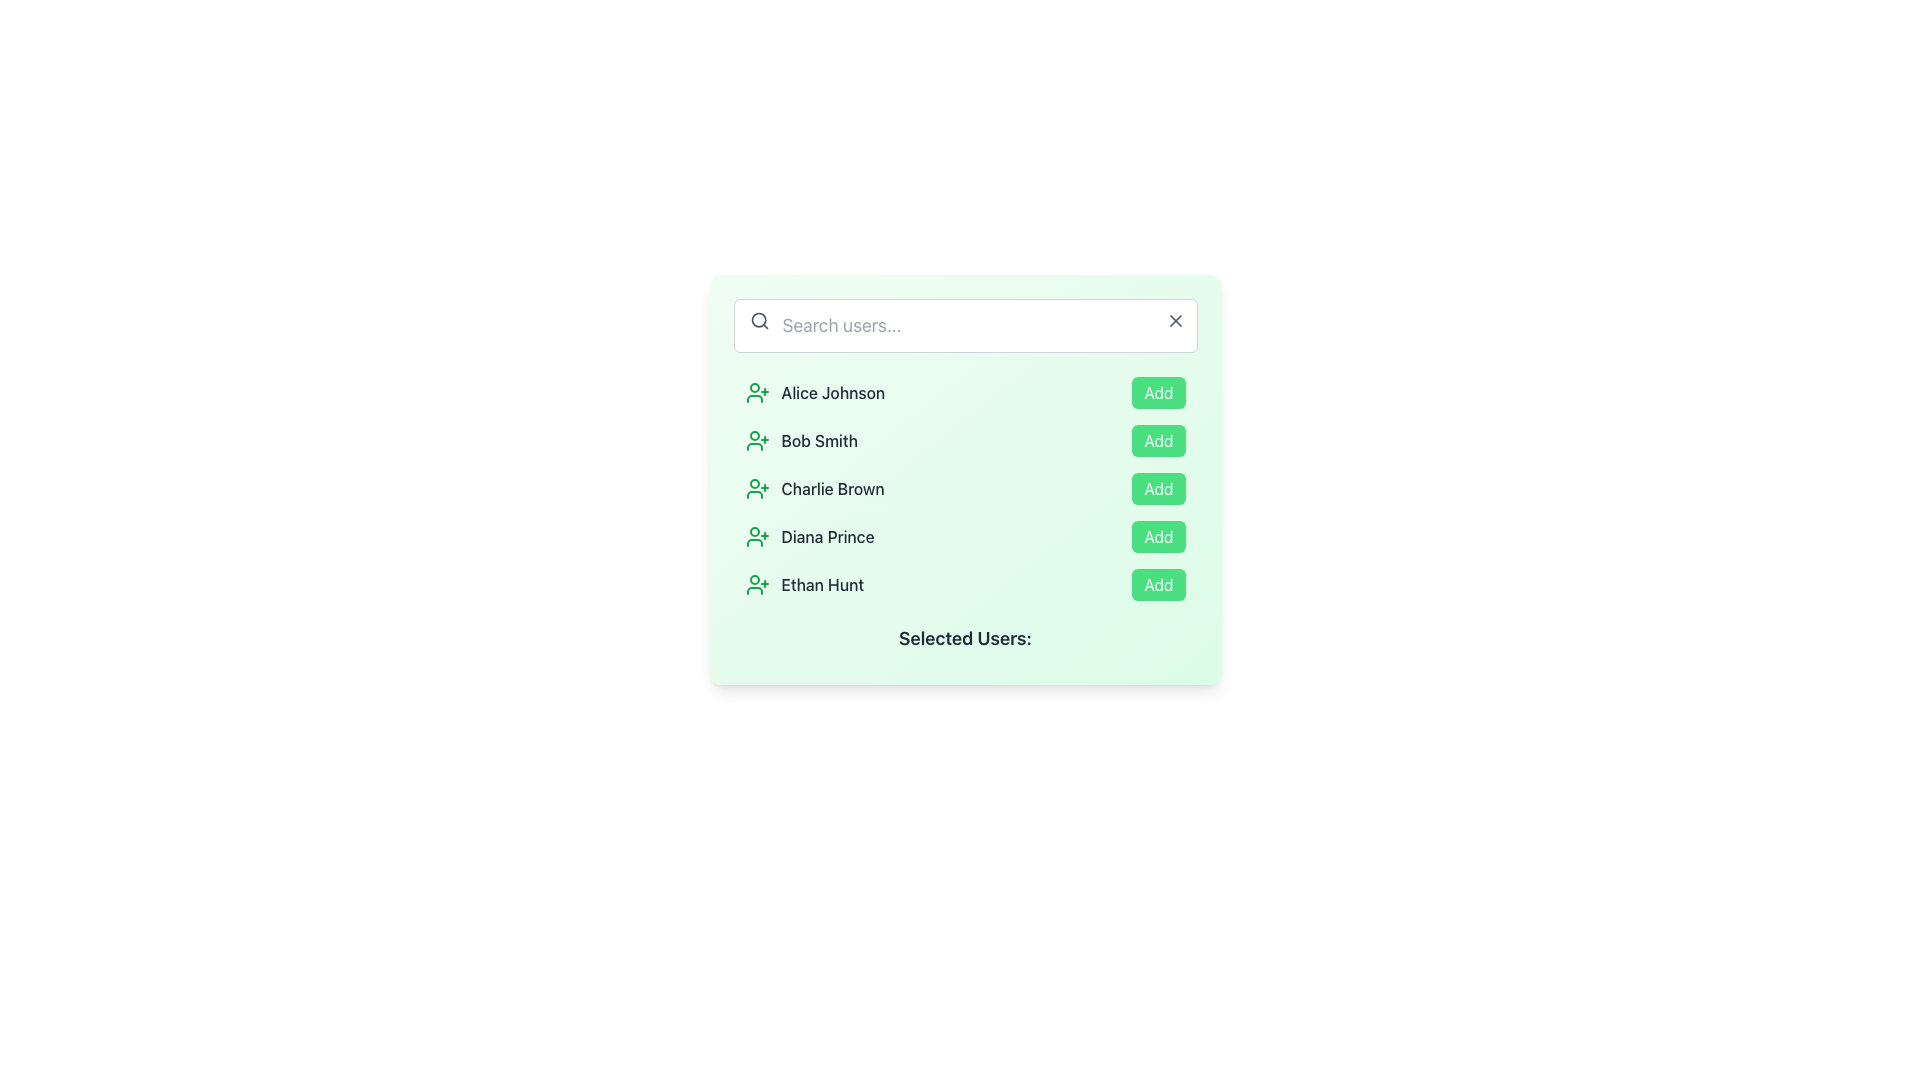  Describe the element at coordinates (804, 585) in the screenshot. I see `text label representing the name of the user available for selection, which is the fifth item in the user management list` at that location.